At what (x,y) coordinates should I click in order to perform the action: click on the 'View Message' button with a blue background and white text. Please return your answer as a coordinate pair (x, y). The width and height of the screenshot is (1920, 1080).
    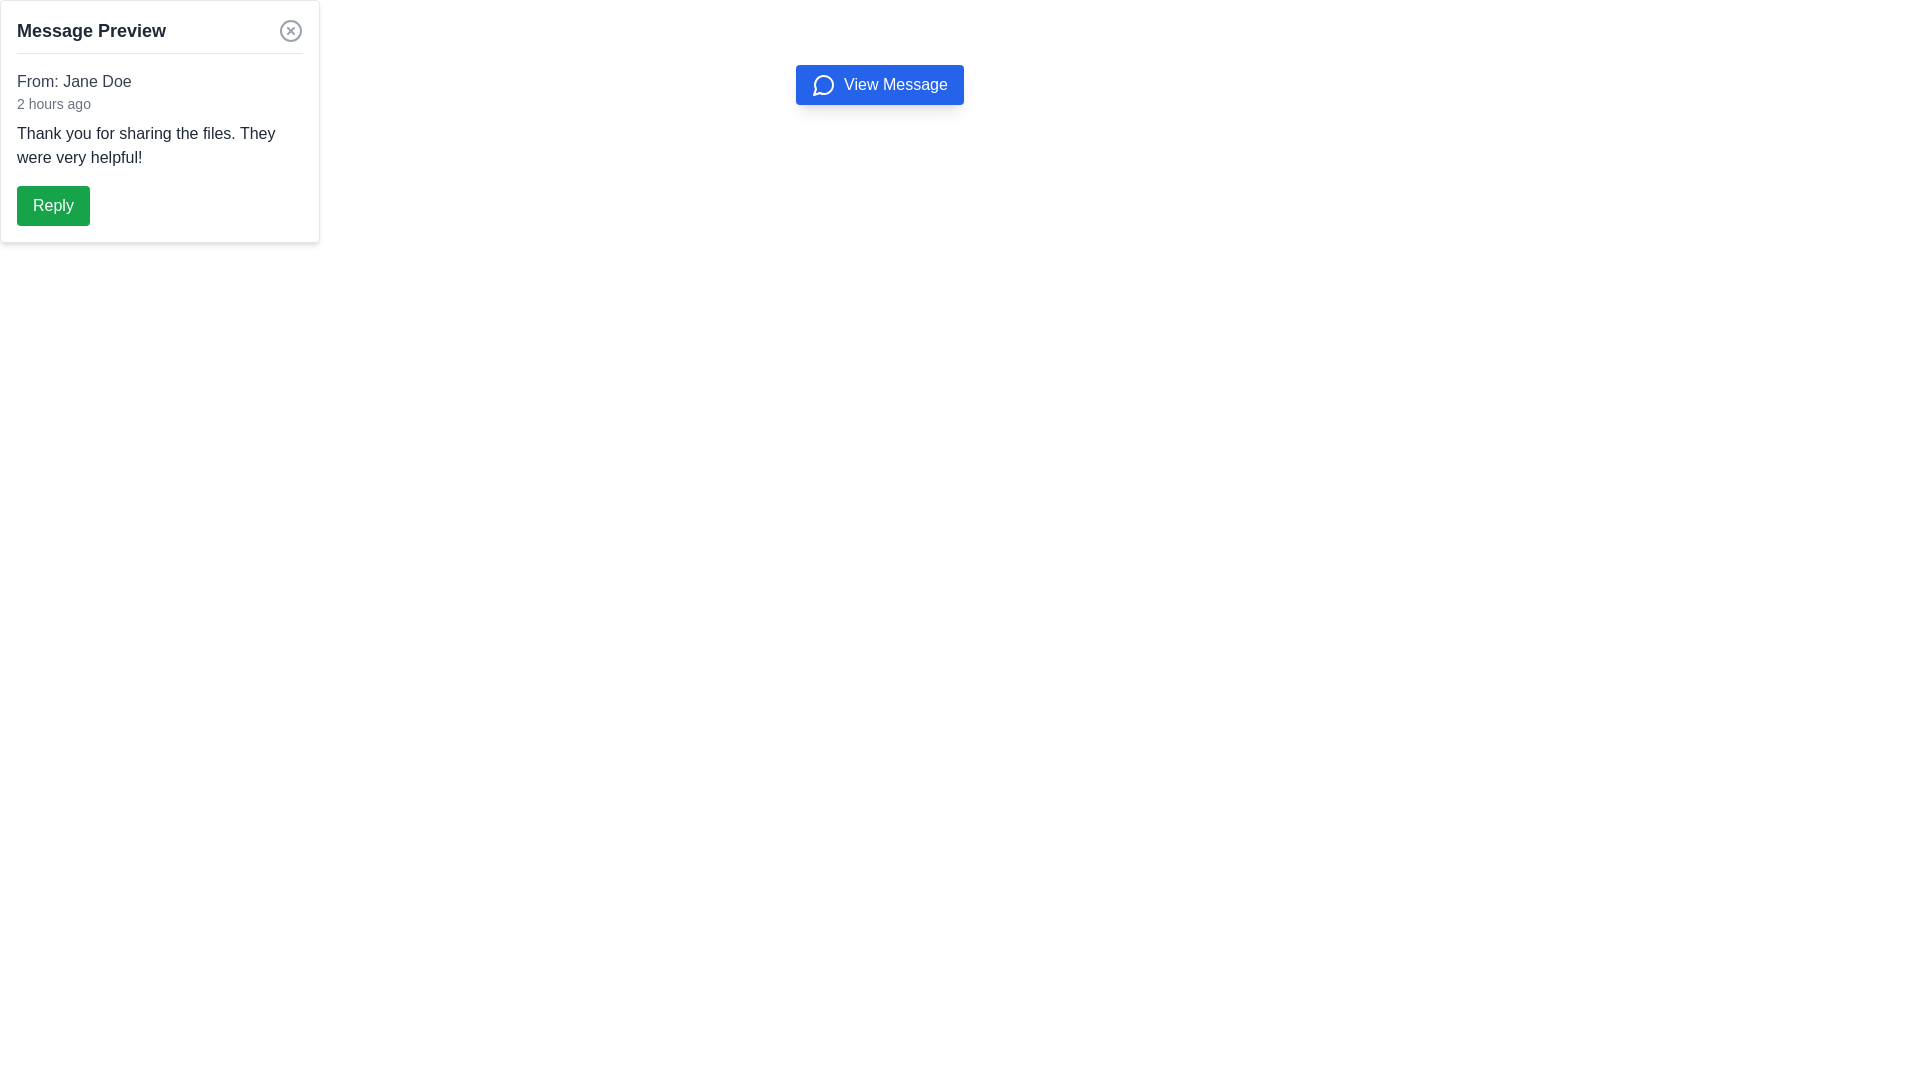
    Looking at the image, I should click on (879, 83).